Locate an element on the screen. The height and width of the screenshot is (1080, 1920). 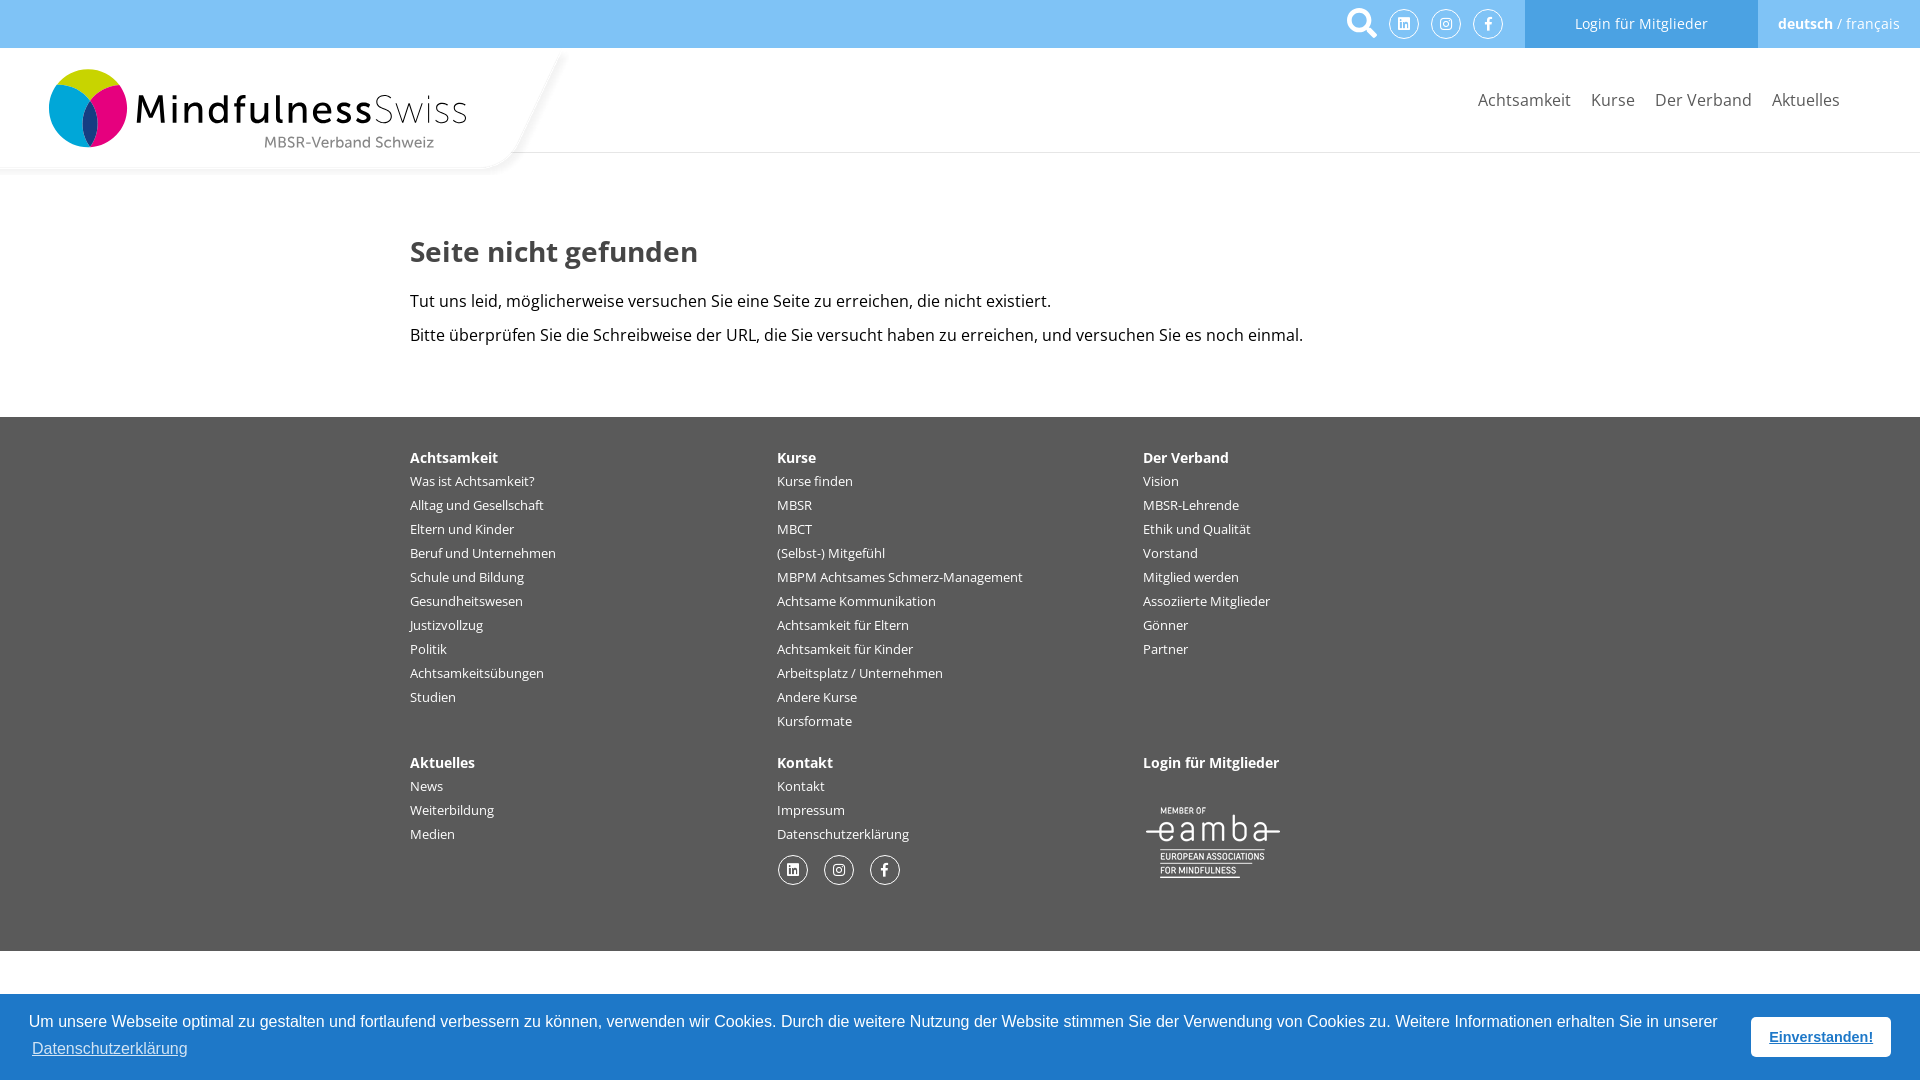
'Justizvollzug' is located at coordinates (445, 624).